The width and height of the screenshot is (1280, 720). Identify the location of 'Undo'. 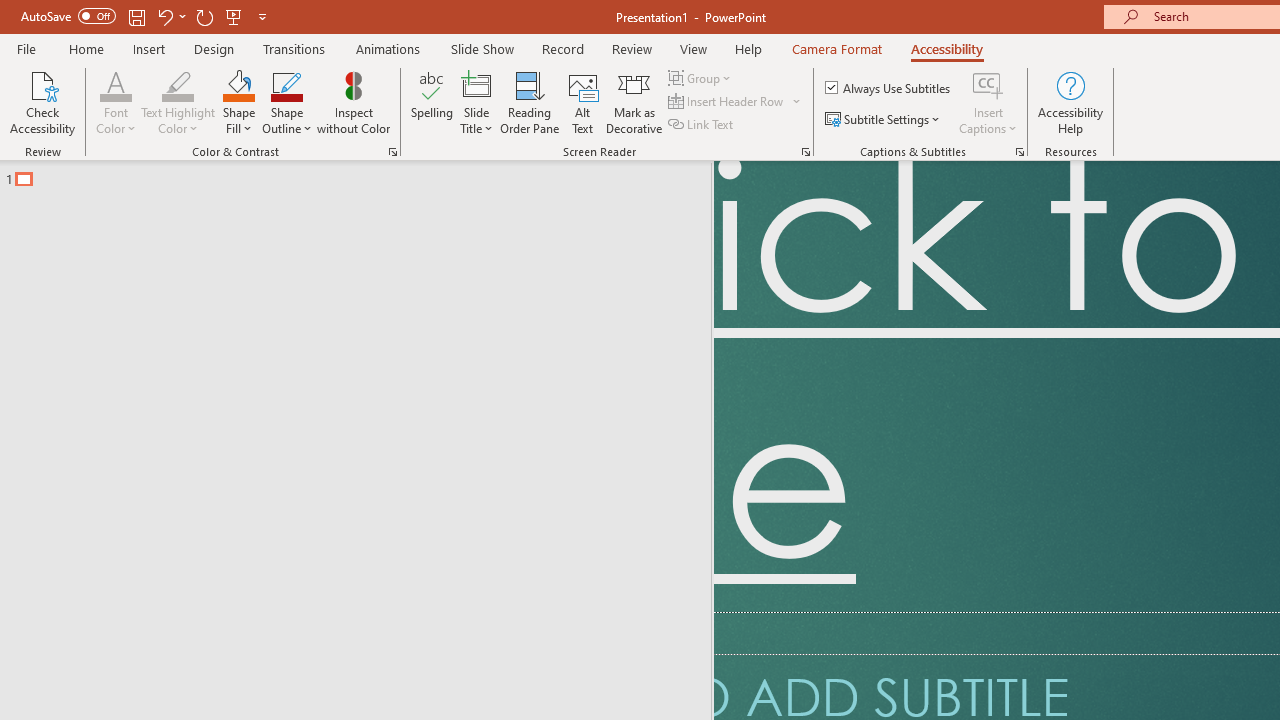
(170, 16).